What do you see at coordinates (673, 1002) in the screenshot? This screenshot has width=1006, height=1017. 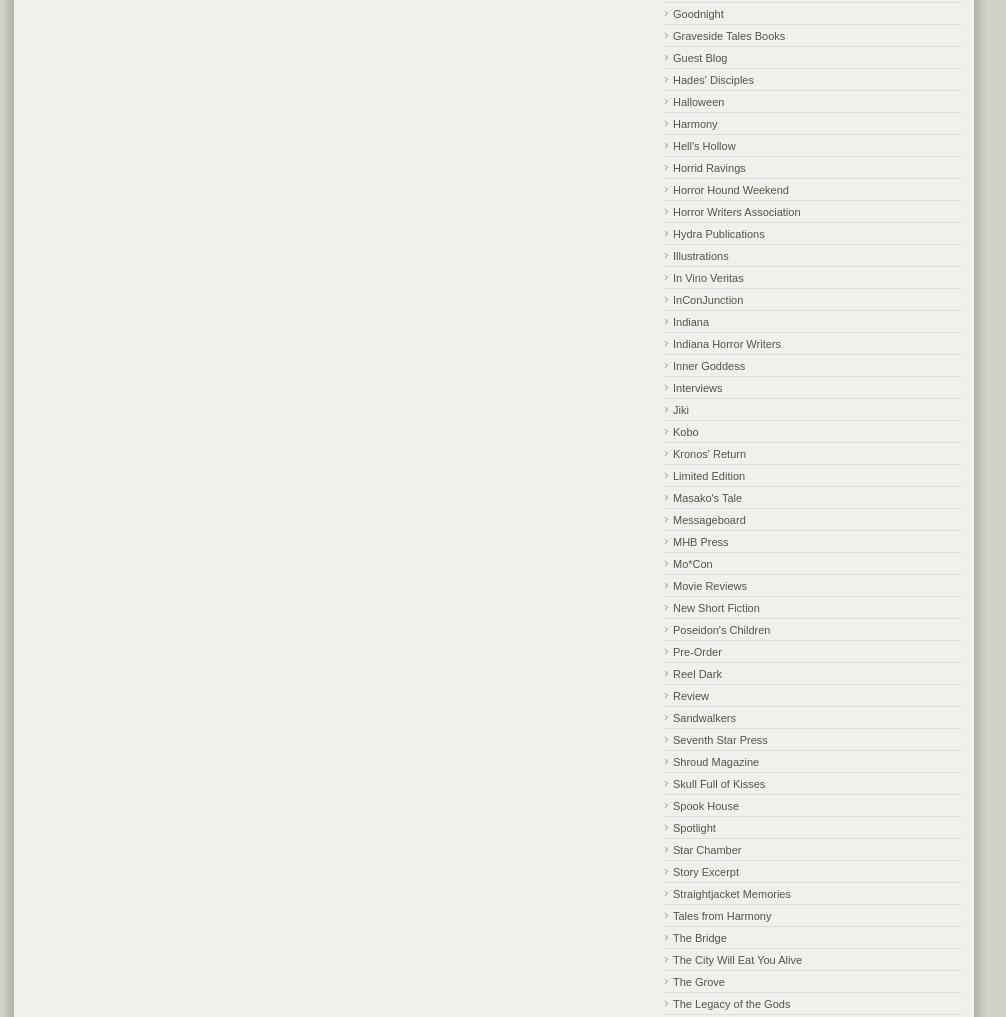 I see `'The Legacy of the Gods'` at bounding box center [673, 1002].